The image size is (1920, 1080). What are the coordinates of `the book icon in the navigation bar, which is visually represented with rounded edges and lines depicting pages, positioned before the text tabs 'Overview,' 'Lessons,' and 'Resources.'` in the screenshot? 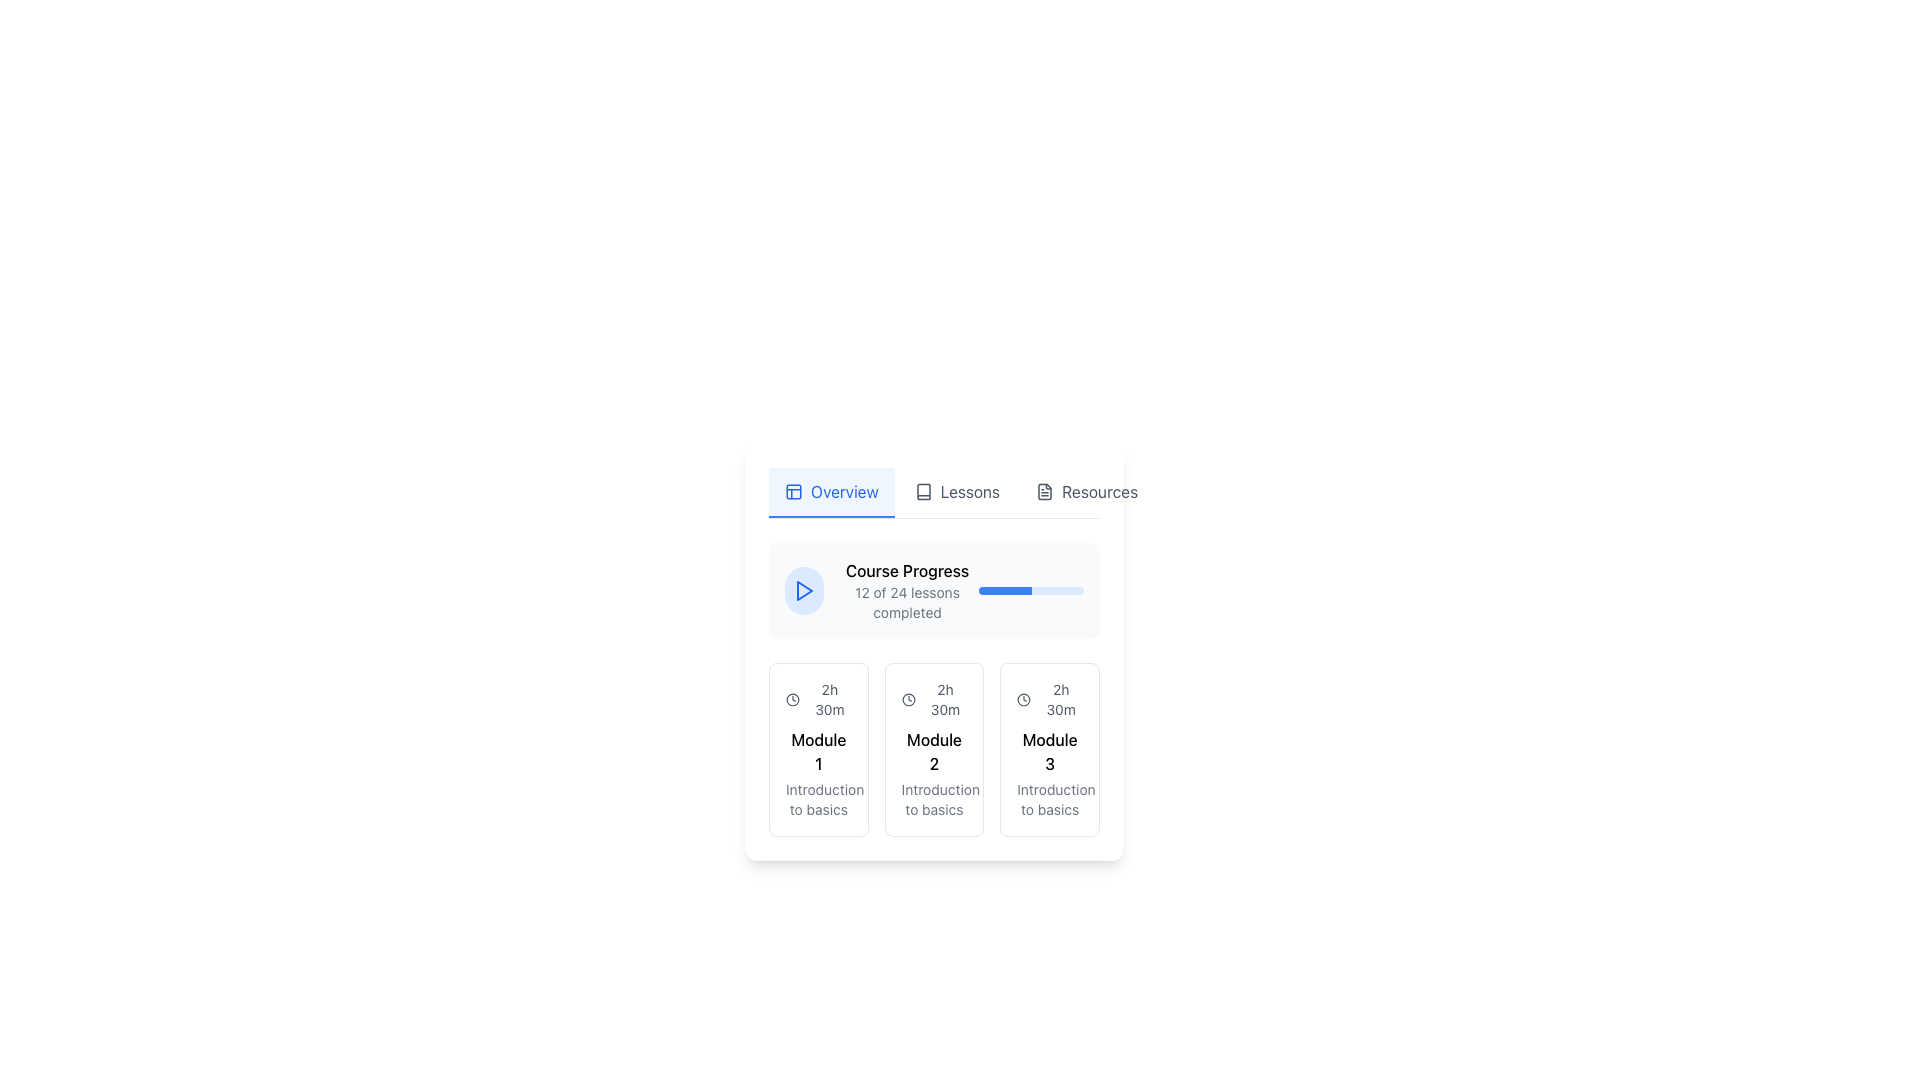 It's located at (922, 492).